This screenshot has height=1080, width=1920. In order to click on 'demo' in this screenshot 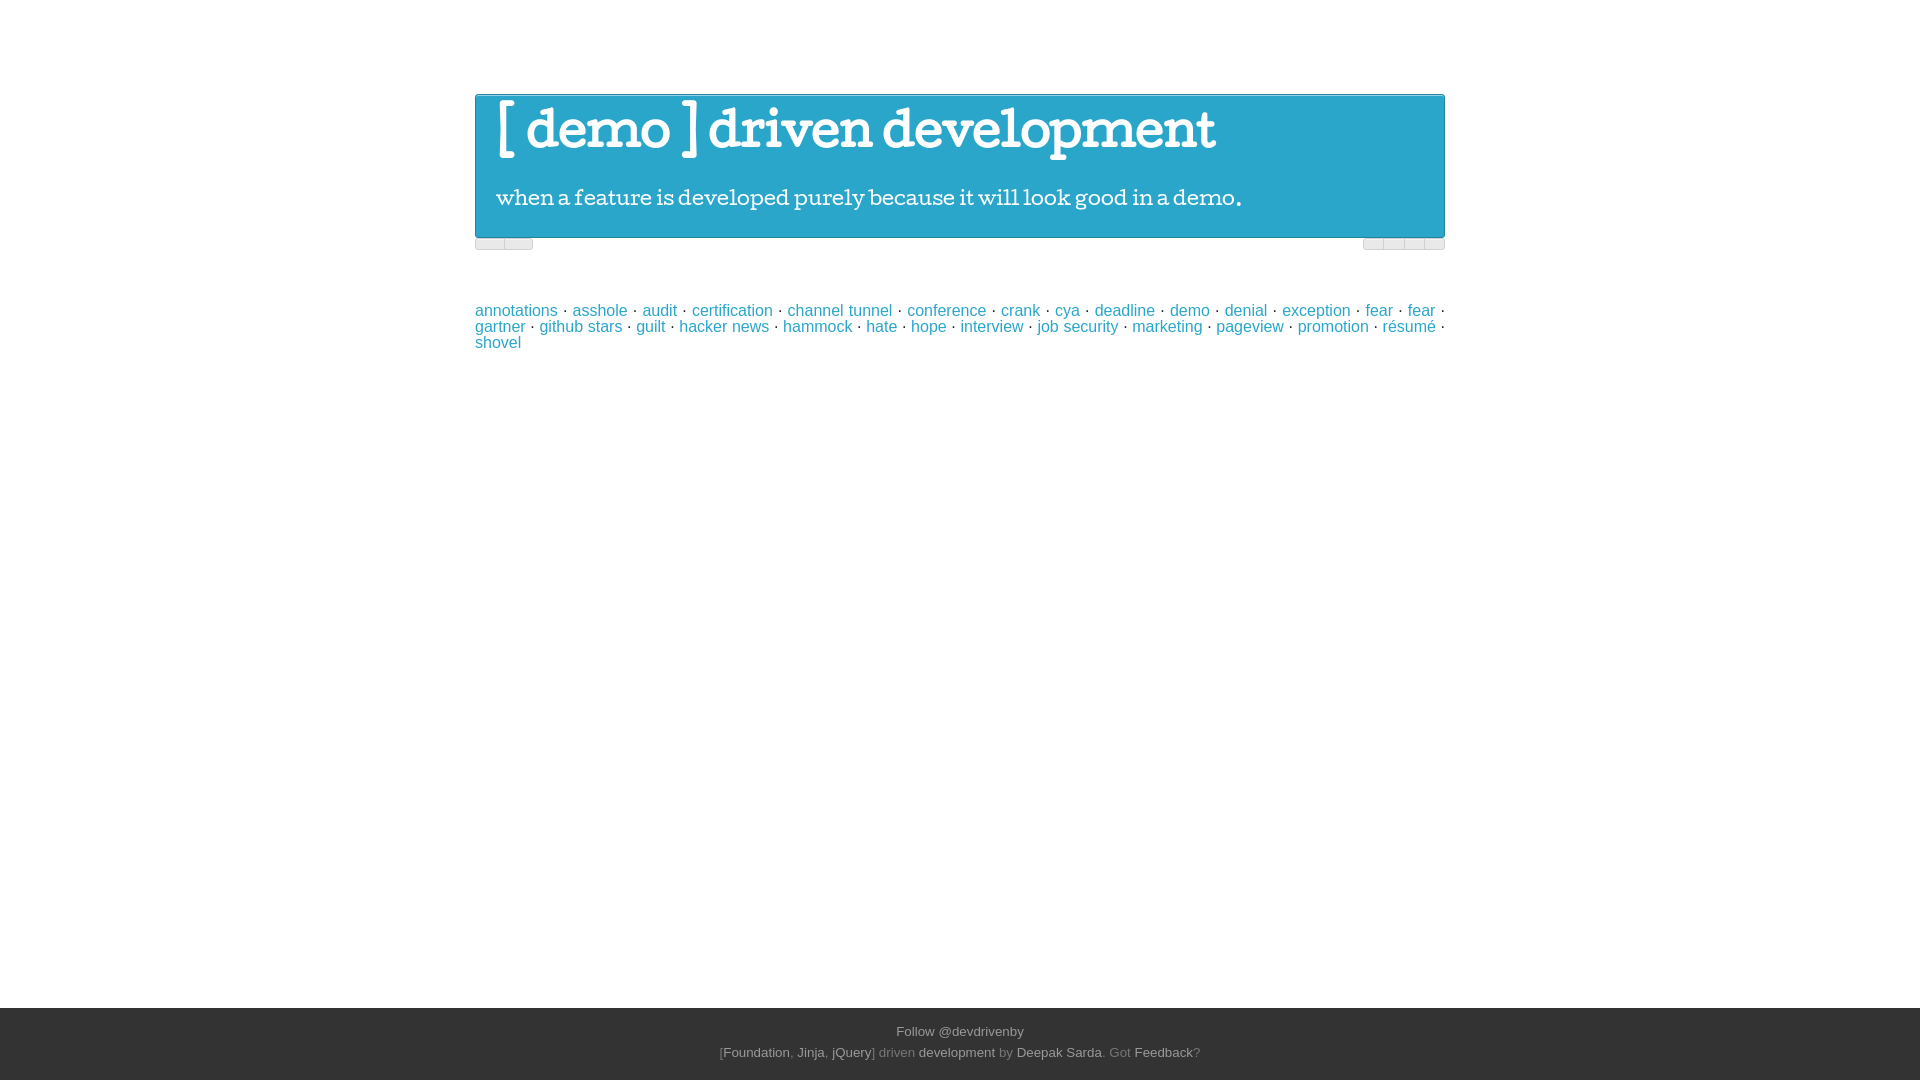, I will do `click(1190, 310)`.